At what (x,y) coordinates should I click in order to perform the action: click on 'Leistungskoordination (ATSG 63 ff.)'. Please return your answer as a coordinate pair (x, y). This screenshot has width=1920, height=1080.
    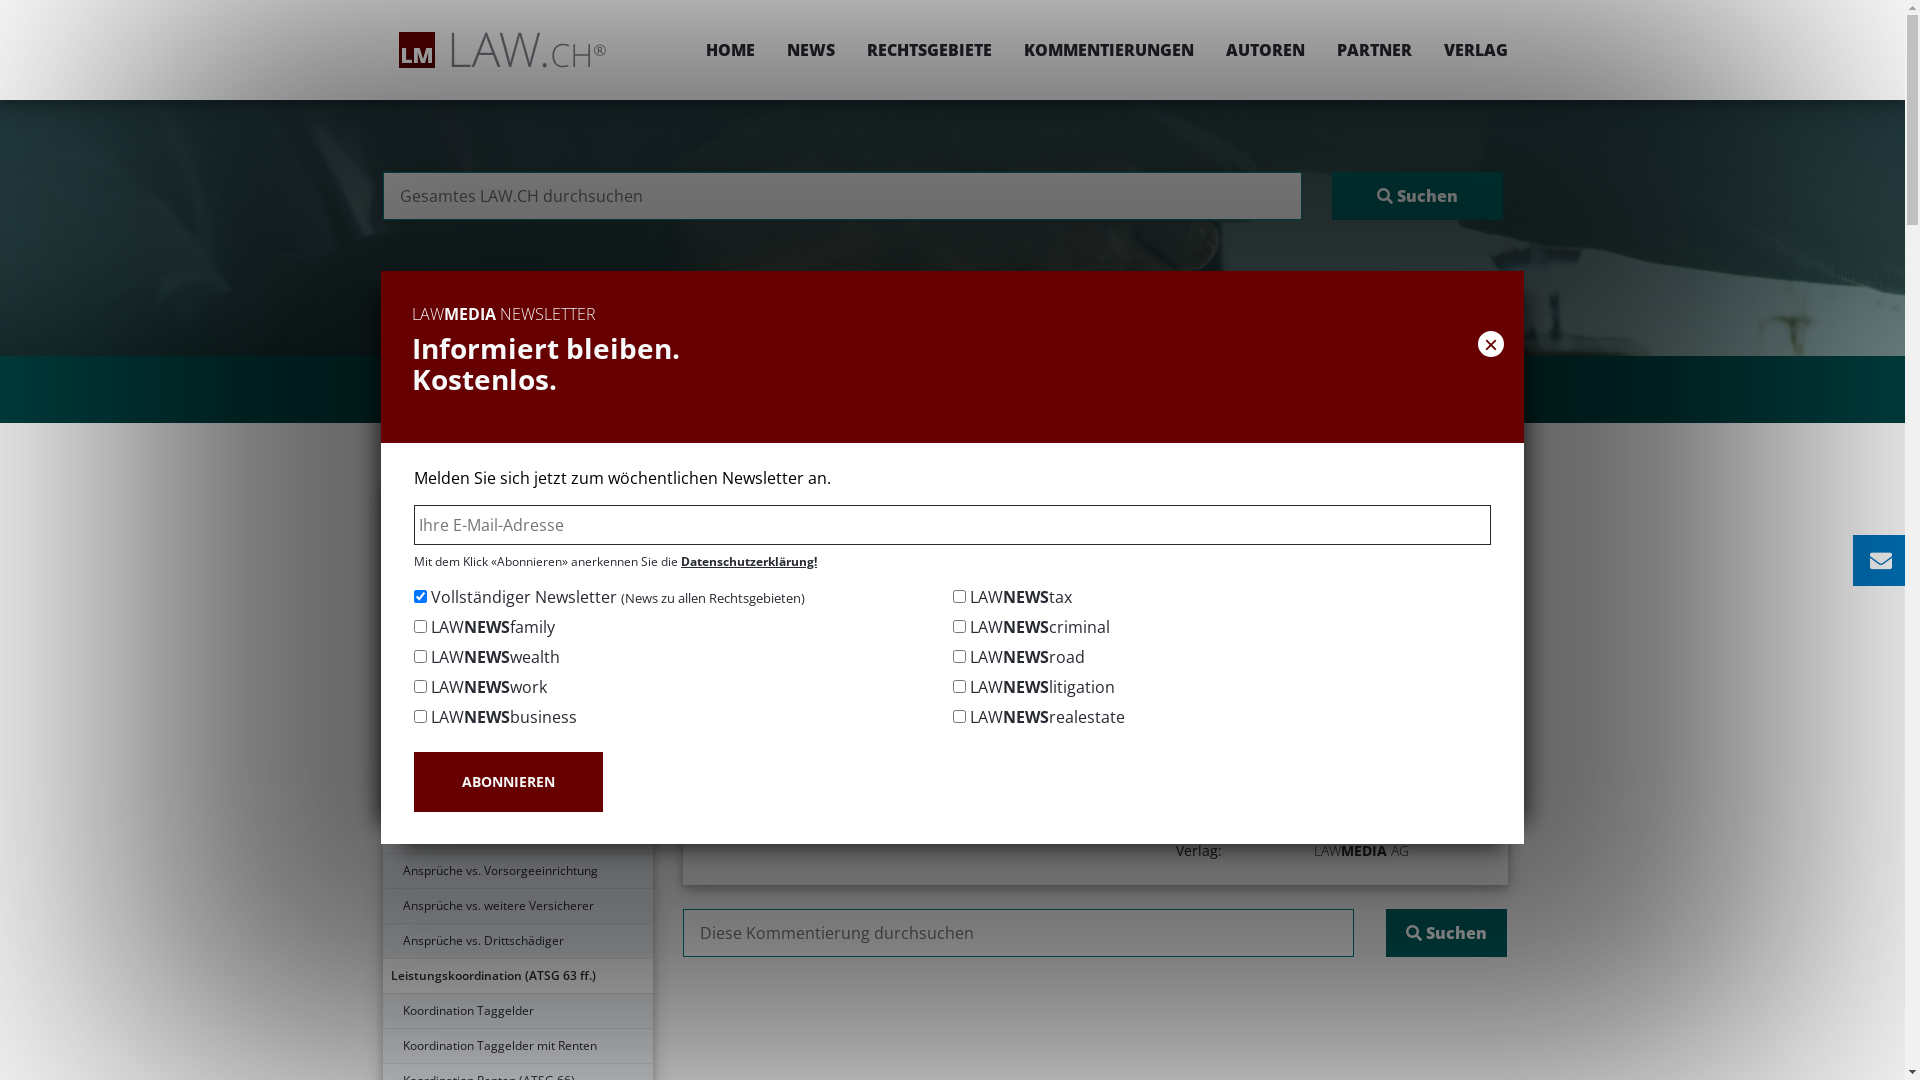
    Looking at the image, I should click on (517, 974).